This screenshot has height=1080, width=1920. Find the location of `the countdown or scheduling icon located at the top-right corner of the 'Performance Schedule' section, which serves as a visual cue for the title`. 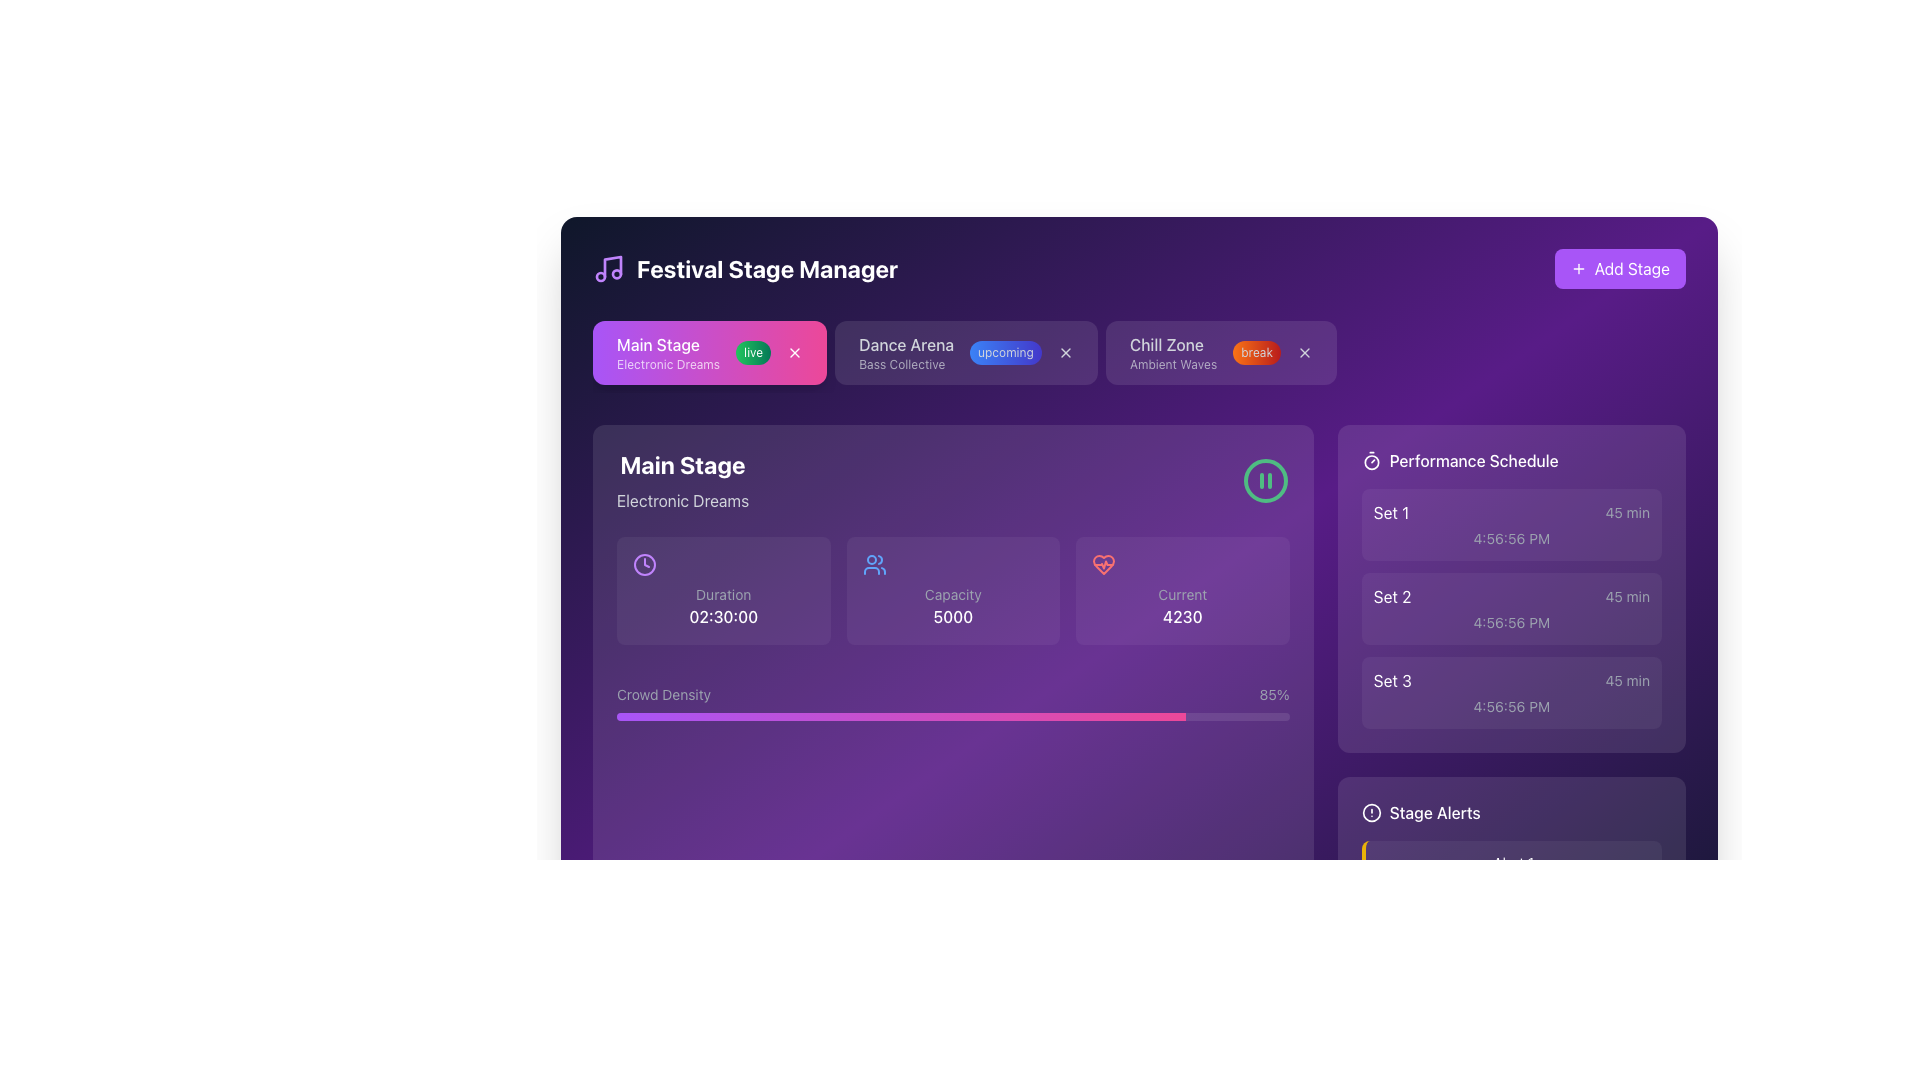

the countdown or scheduling icon located at the top-right corner of the 'Performance Schedule' section, which serves as a visual cue for the title is located at coordinates (1370, 461).